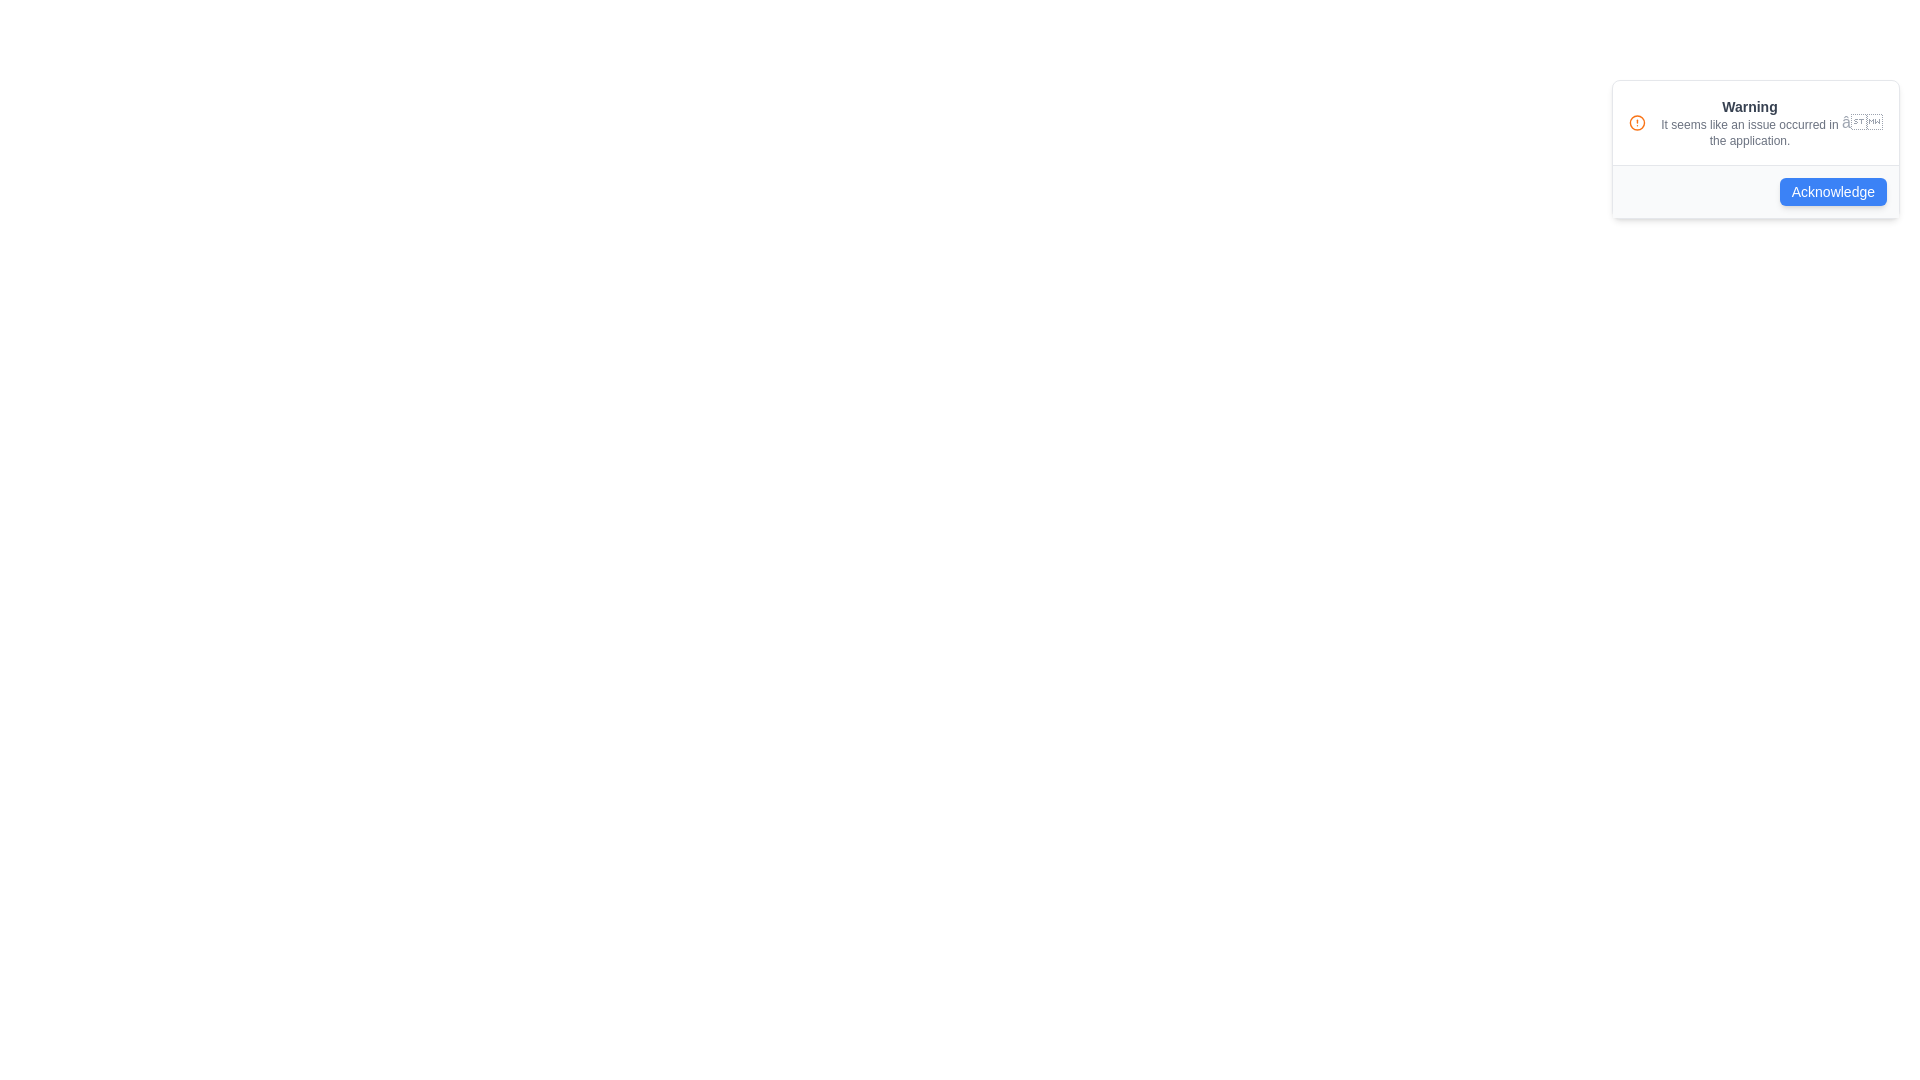 This screenshot has height=1080, width=1920. What do you see at coordinates (1755, 191) in the screenshot?
I see `the 'Acknowledge' button` at bounding box center [1755, 191].